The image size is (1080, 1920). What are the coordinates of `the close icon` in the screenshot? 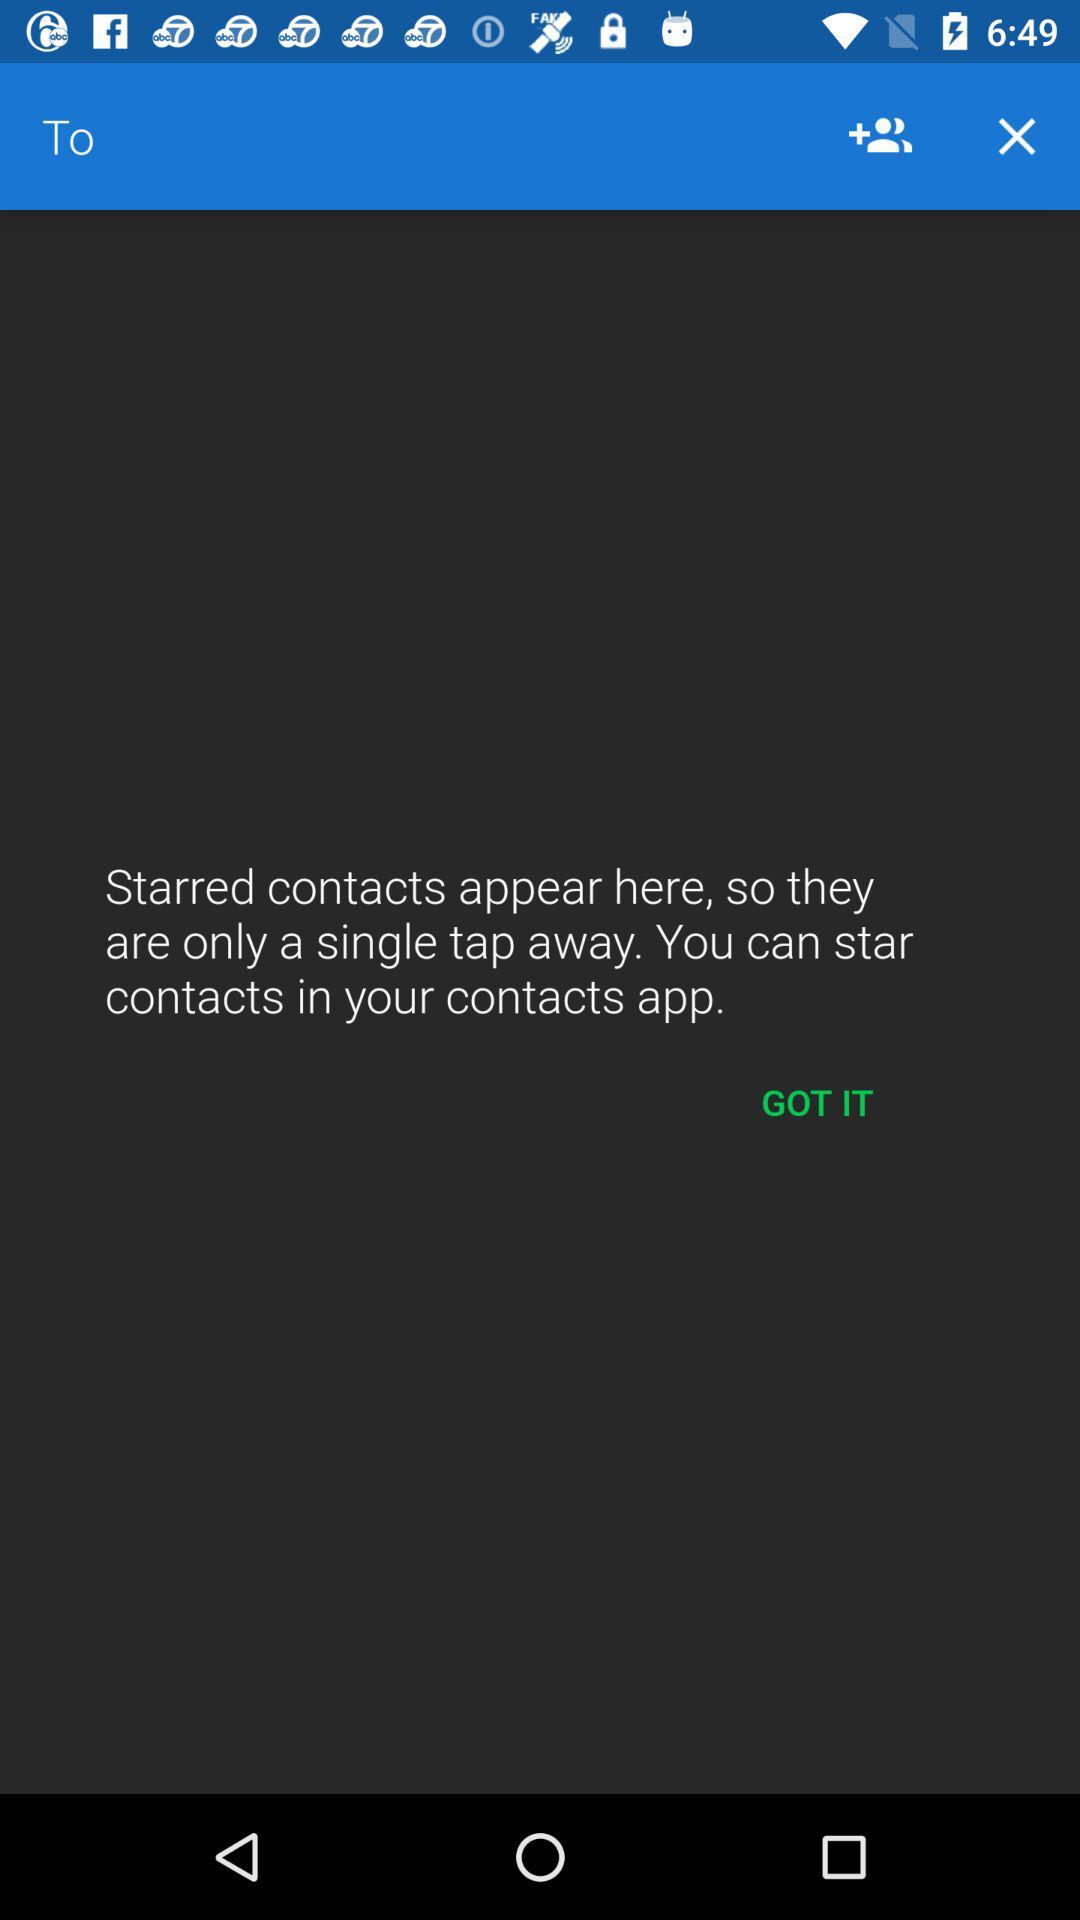 It's located at (1017, 135).